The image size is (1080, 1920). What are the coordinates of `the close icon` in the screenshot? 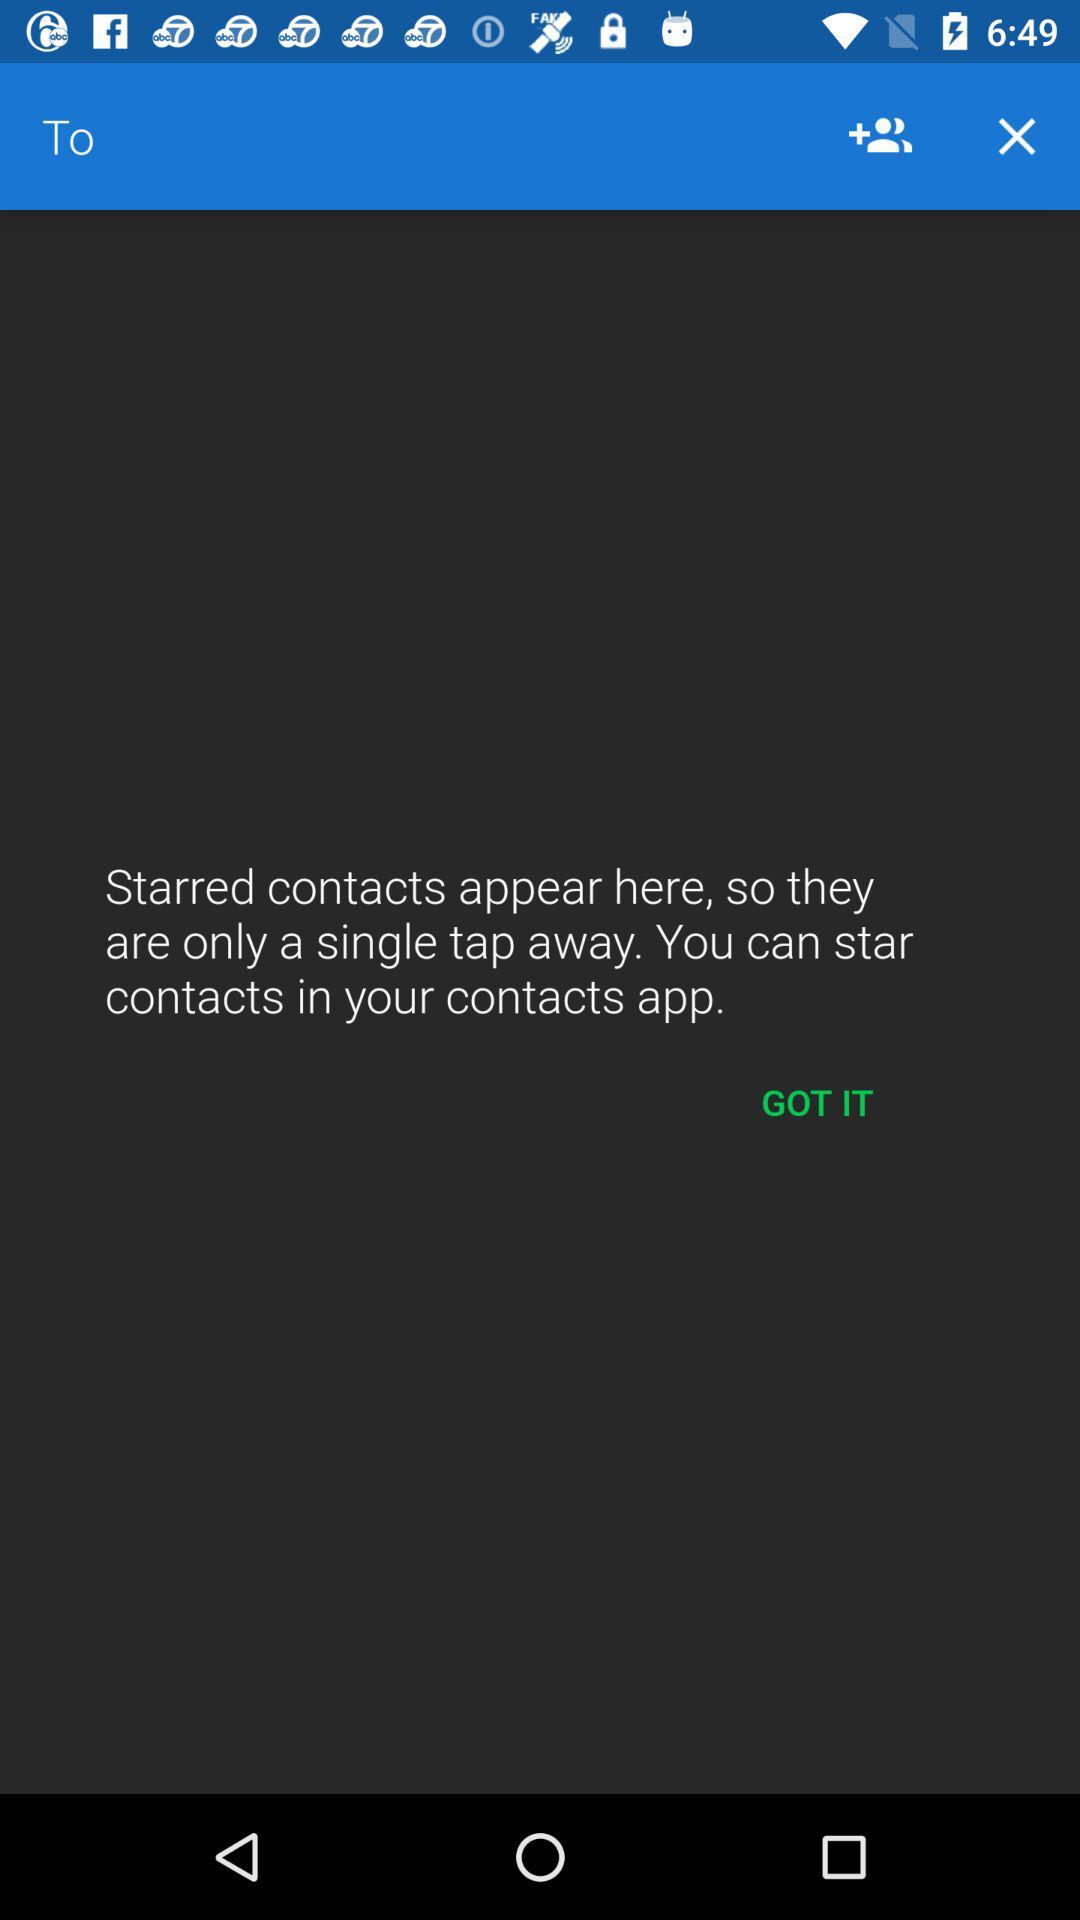 It's located at (1017, 135).